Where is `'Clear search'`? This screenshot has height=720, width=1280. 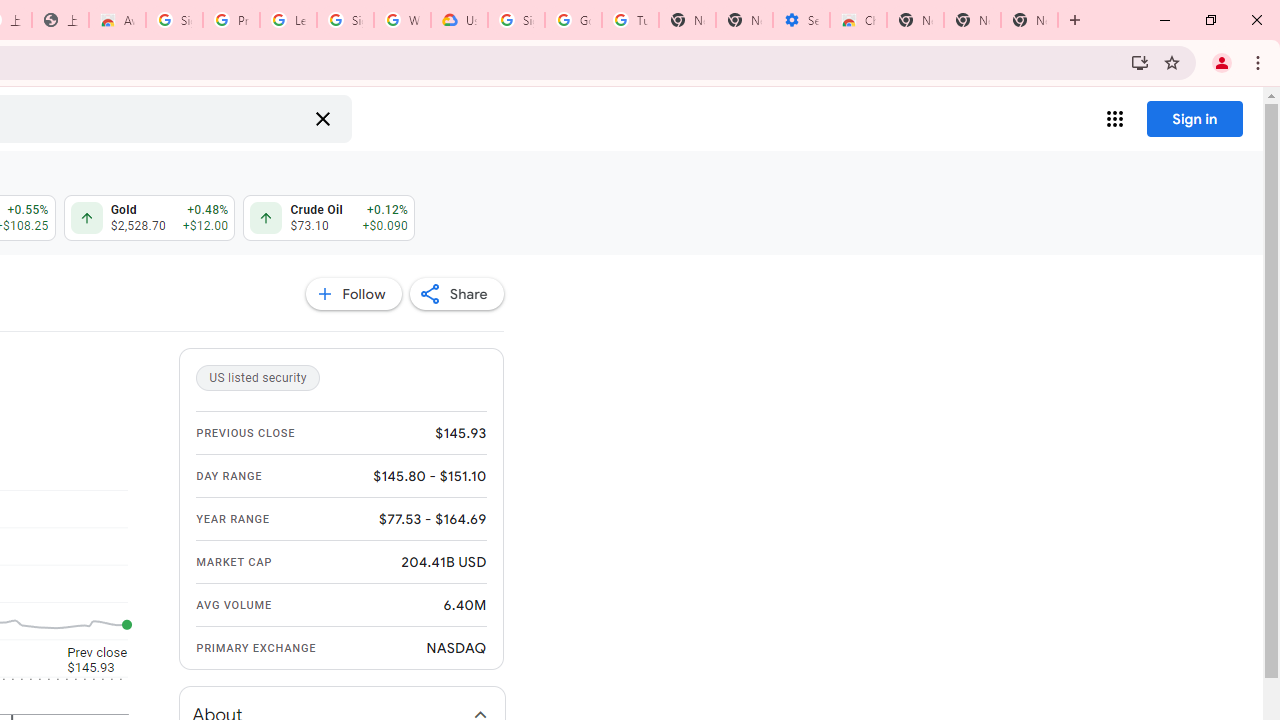 'Clear search' is located at coordinates (322, 118).